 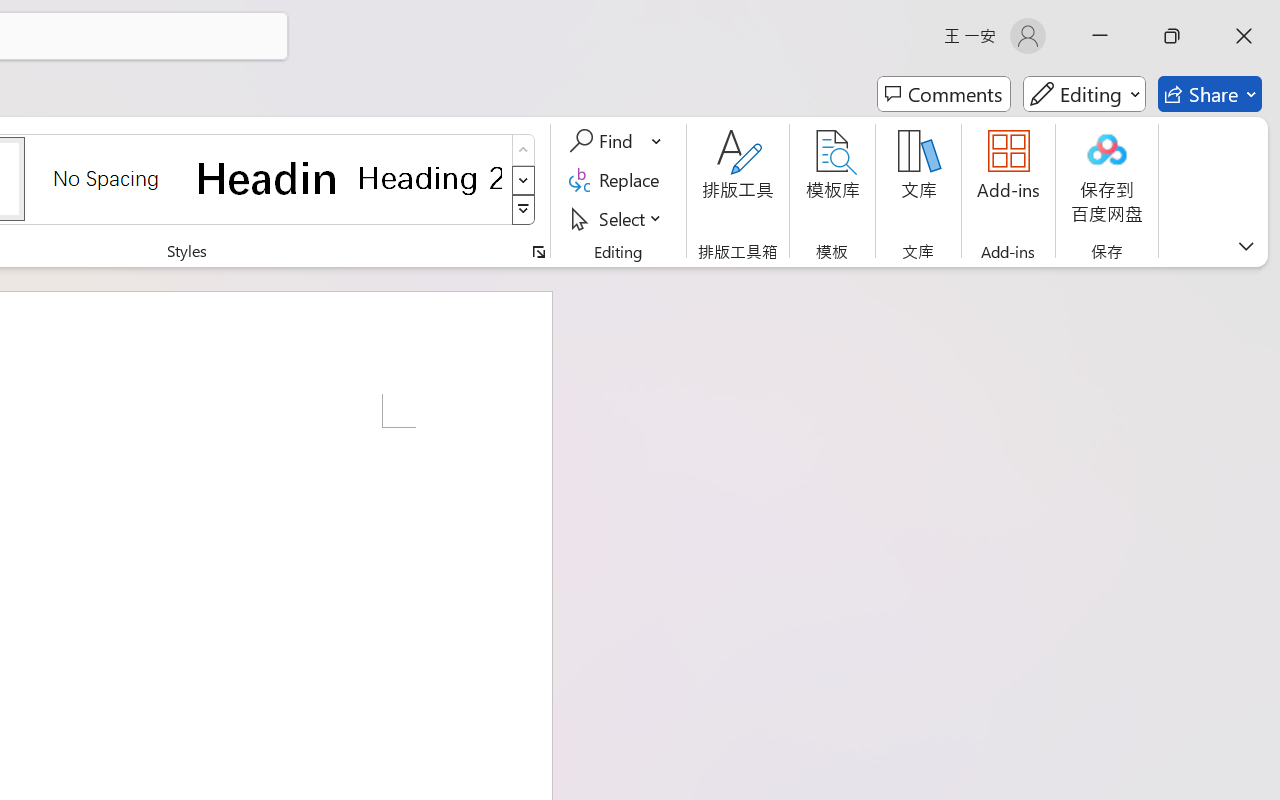 I want to click on 'Replace...', so click(x=616, y=179).